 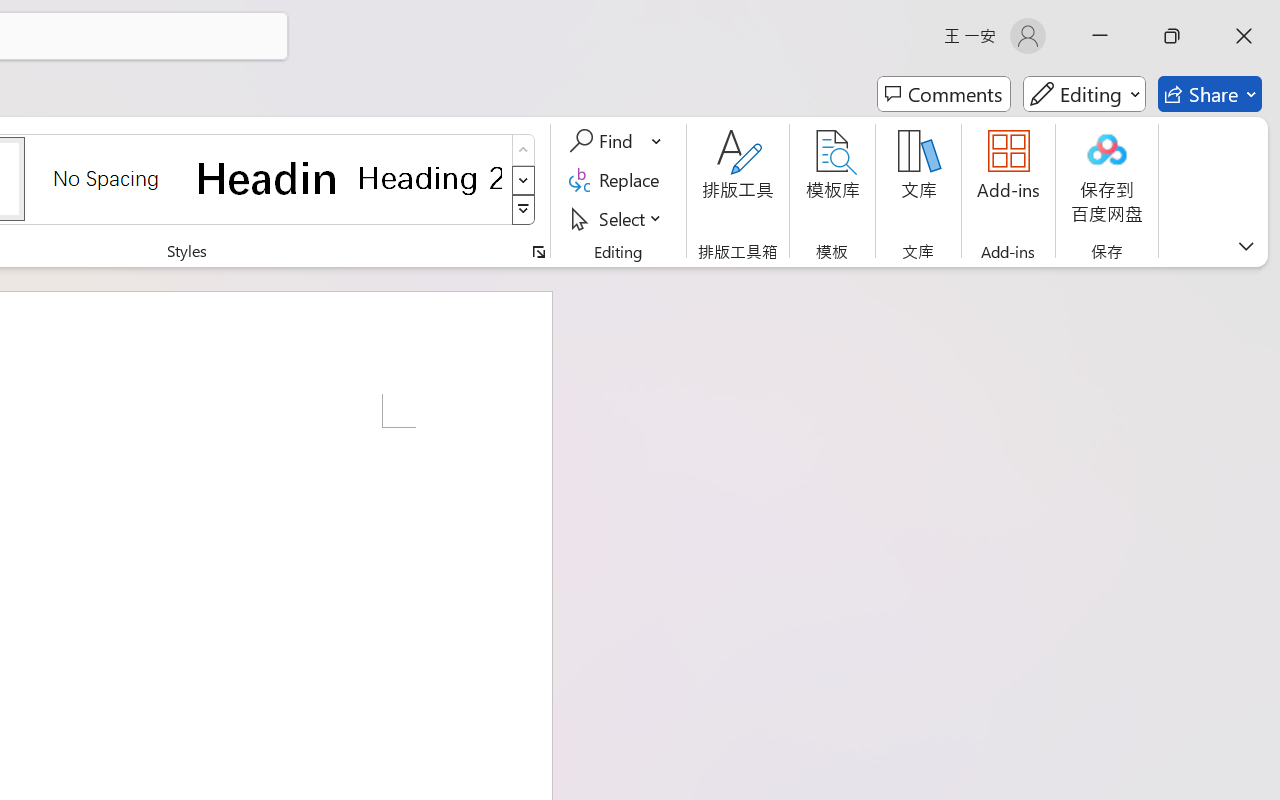 I want to click on 'Replace...', so click(x=616, y=179).